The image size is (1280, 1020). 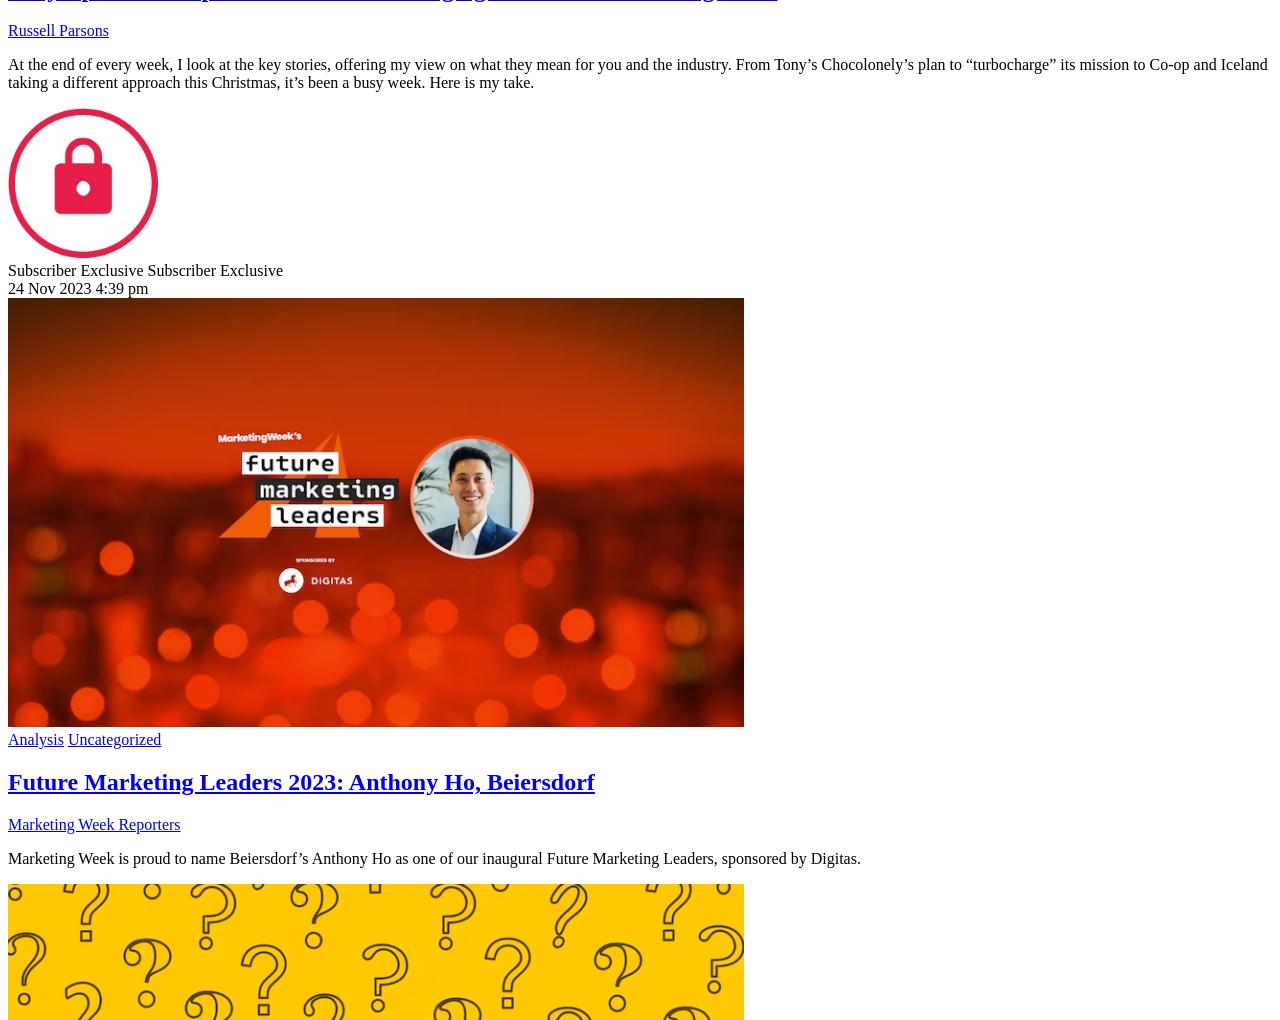 What do you see at coordinates (300, 781) in the screenshot?
I see `'Future Marketing Leaders 2023: Anthony Ho, Beiersdorf'` at bounding box center [300, 781].